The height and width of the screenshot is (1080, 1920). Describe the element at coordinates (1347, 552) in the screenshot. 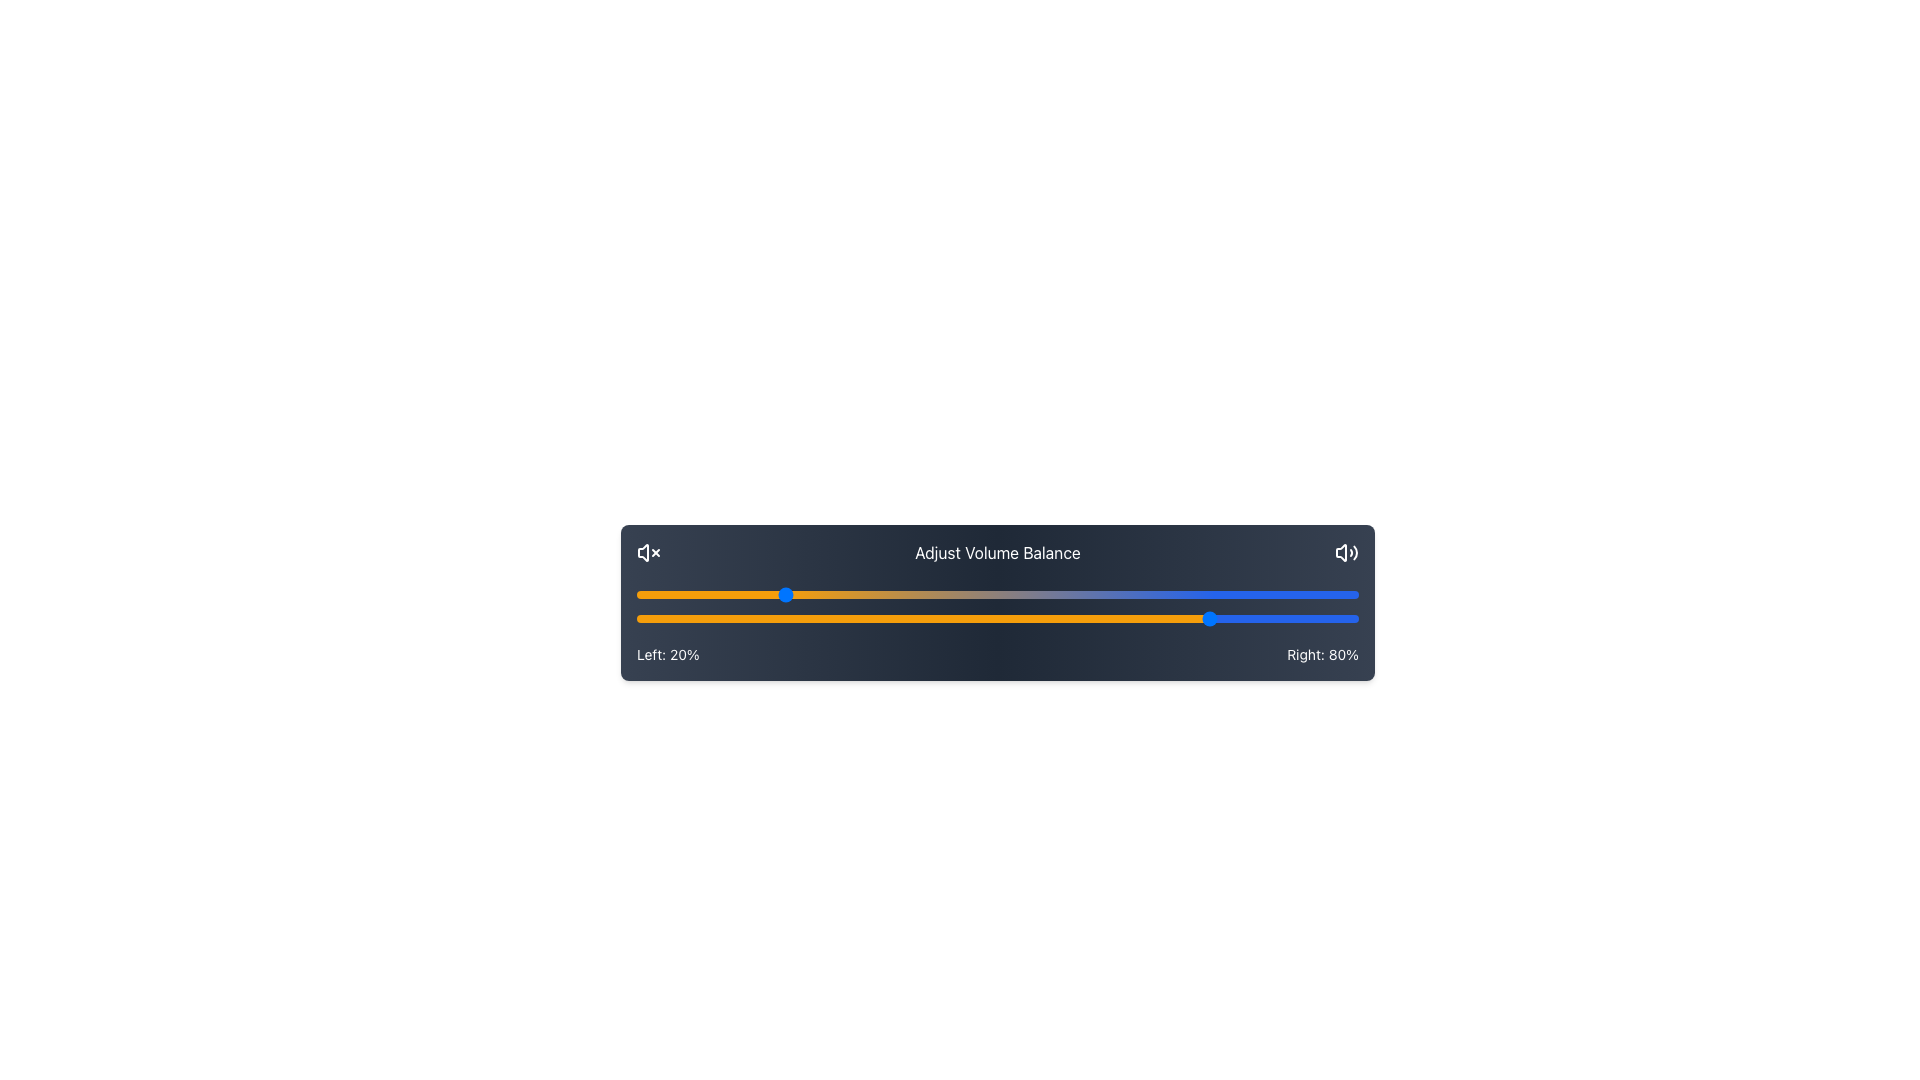

I see `the sound adjustment icon located at the end of the 'Adjust Volume Balance' title to modify sound settings` at that location.